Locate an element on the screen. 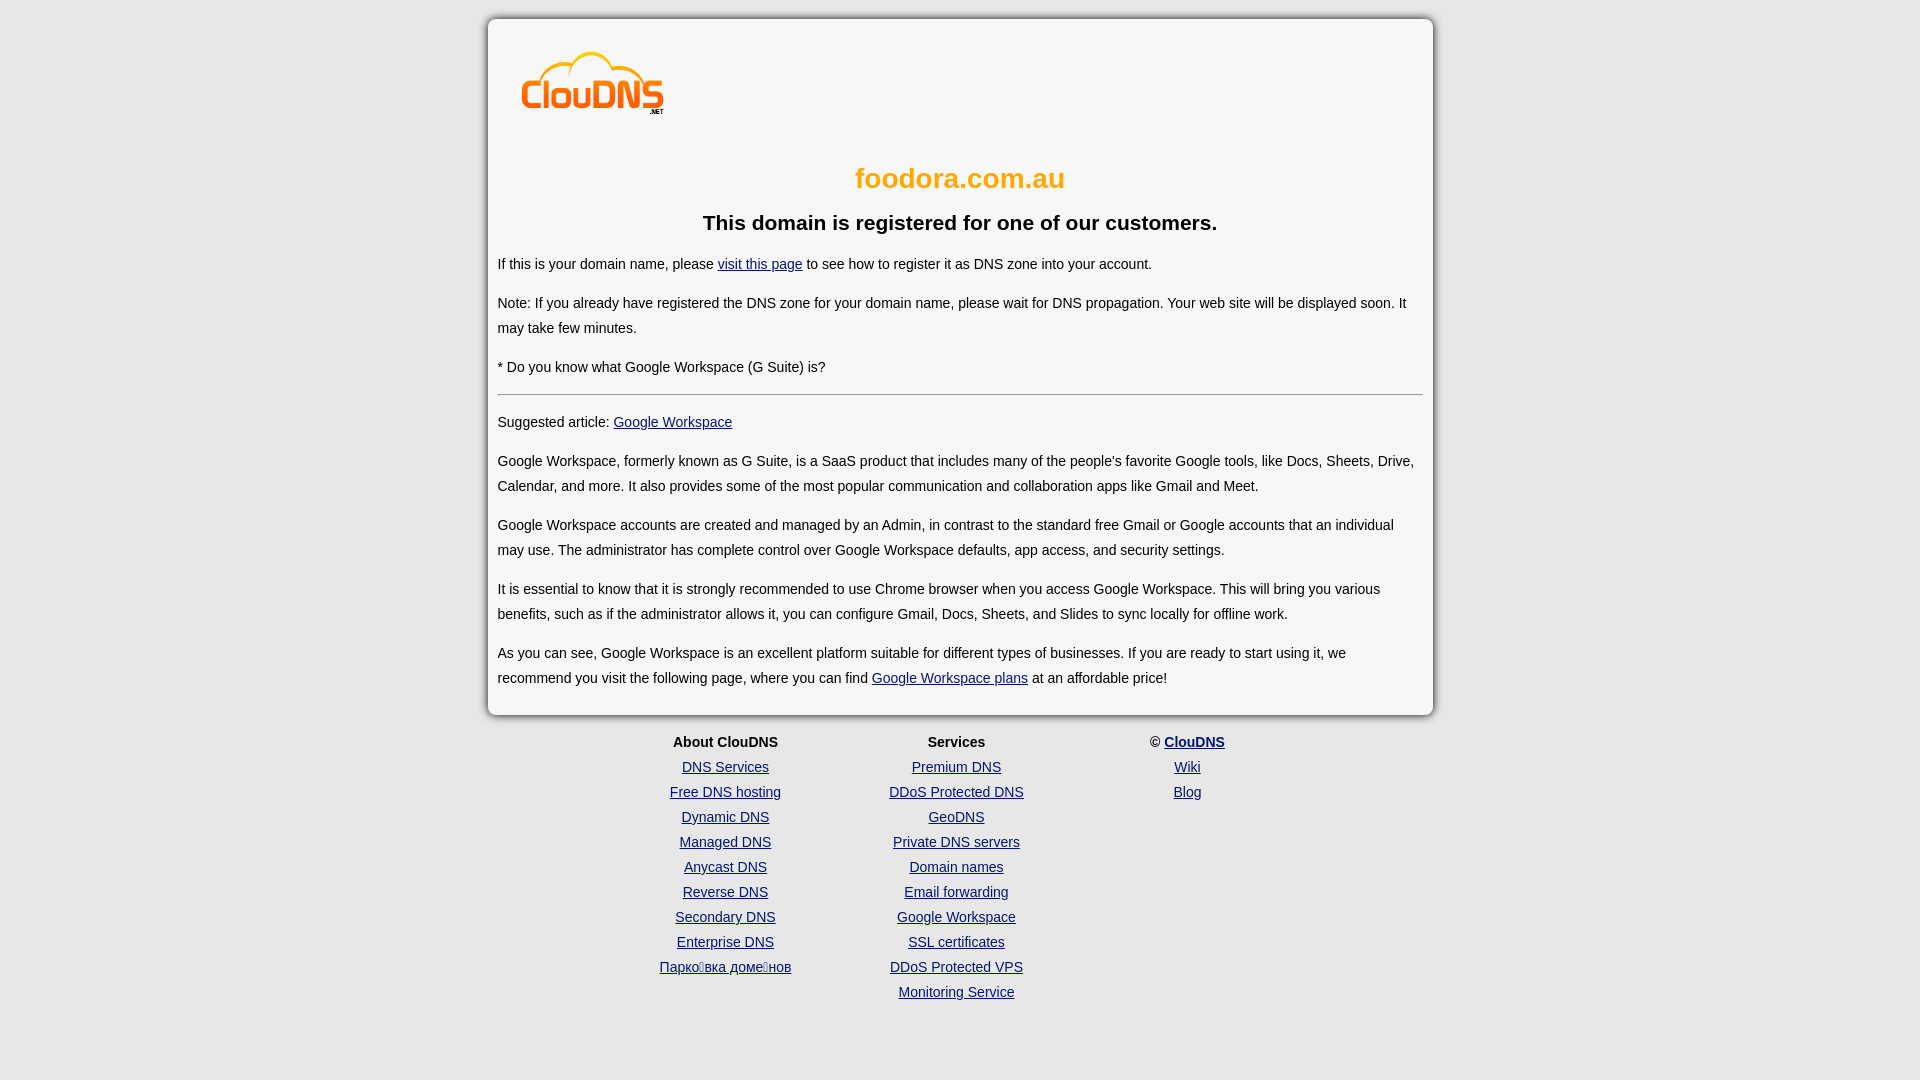 This screenshot has width=1920, height=1080. 'Free DNS hosting' is located at coordinates (670, 790).